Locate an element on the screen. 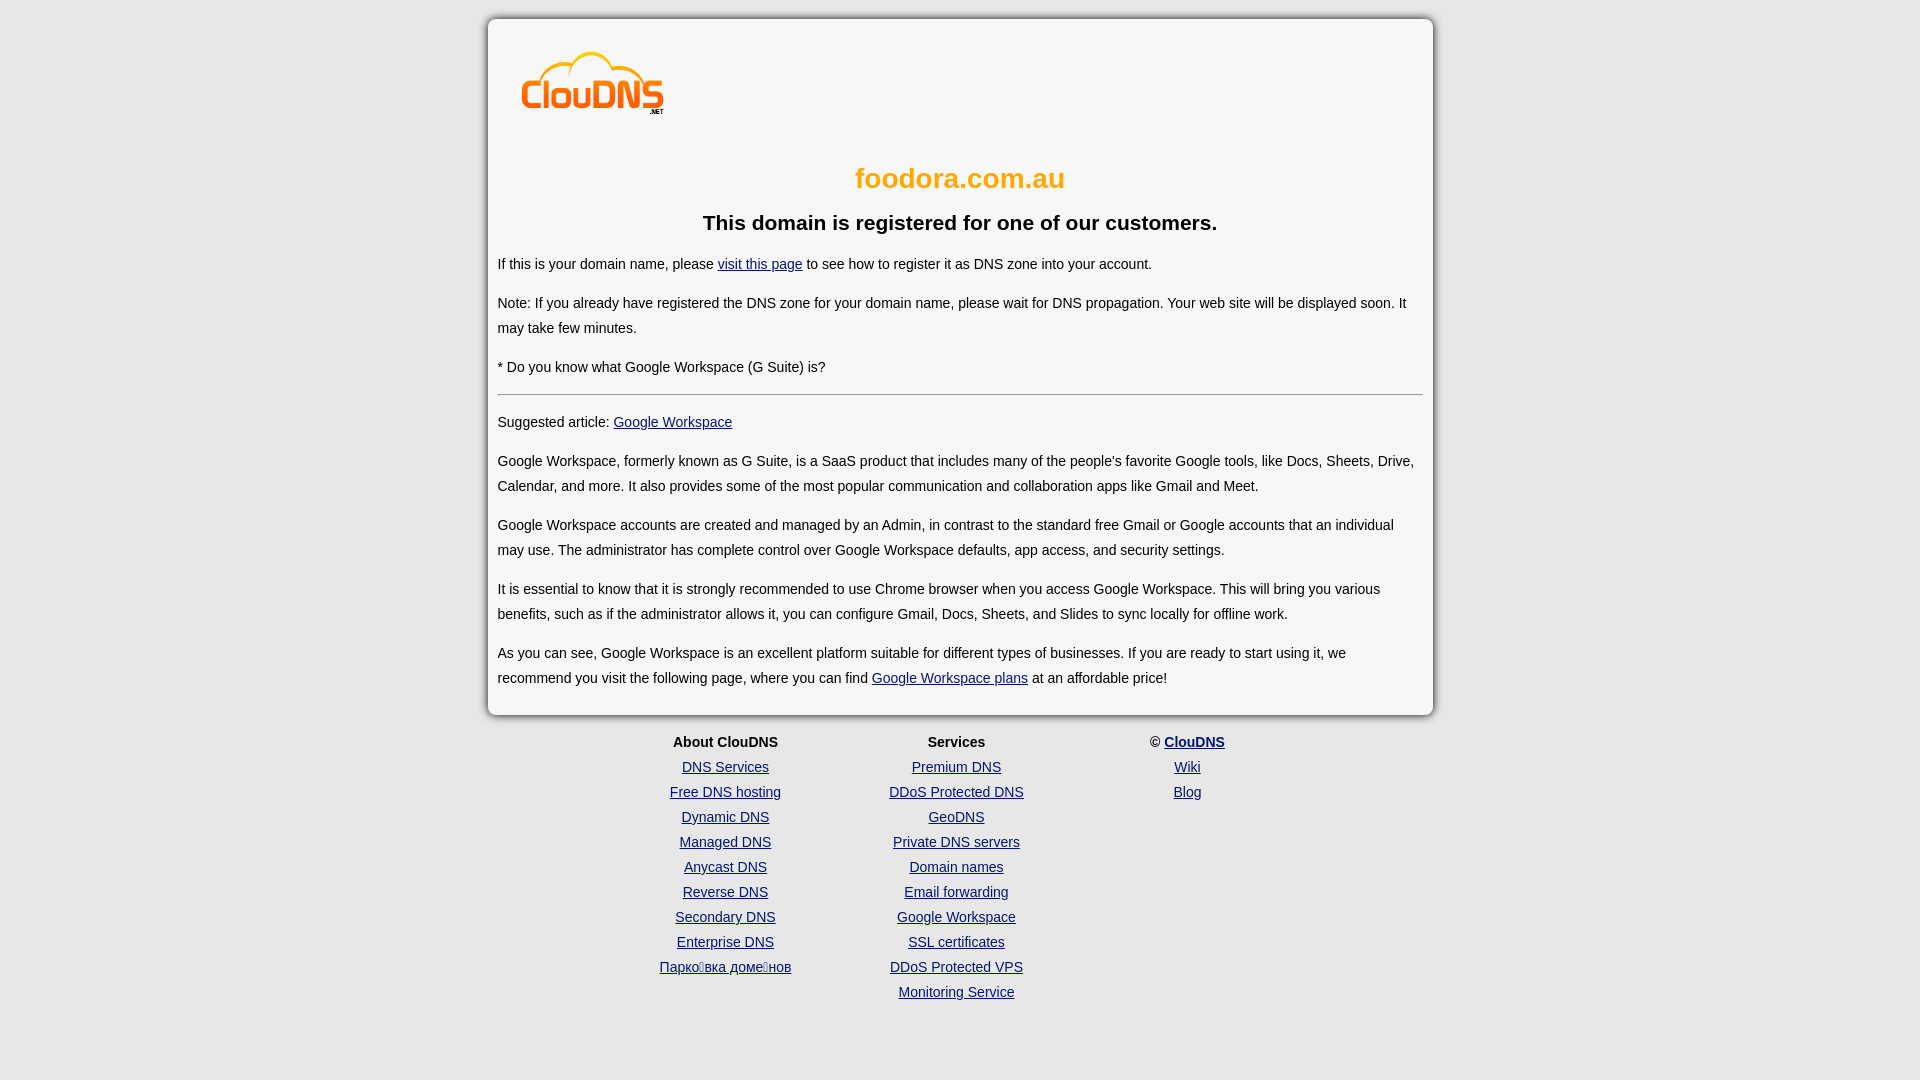 This screenshot has width=1920, height=1080. 'Free DNS hosting' is located at coordinates (670, 790).